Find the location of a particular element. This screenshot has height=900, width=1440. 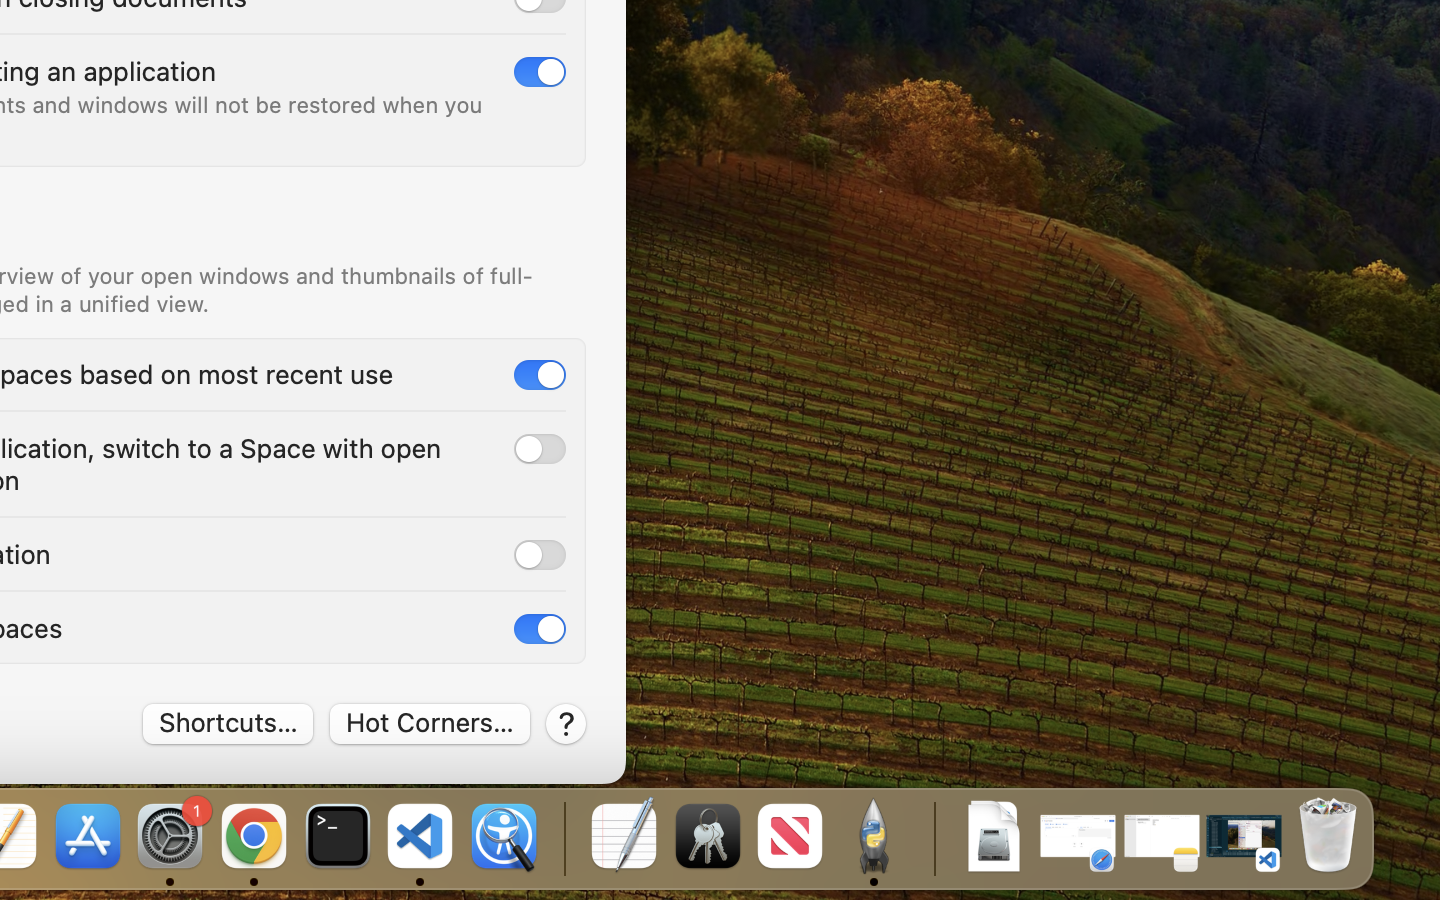

'0.4285714328289032' is located at coordinates (562, 837).